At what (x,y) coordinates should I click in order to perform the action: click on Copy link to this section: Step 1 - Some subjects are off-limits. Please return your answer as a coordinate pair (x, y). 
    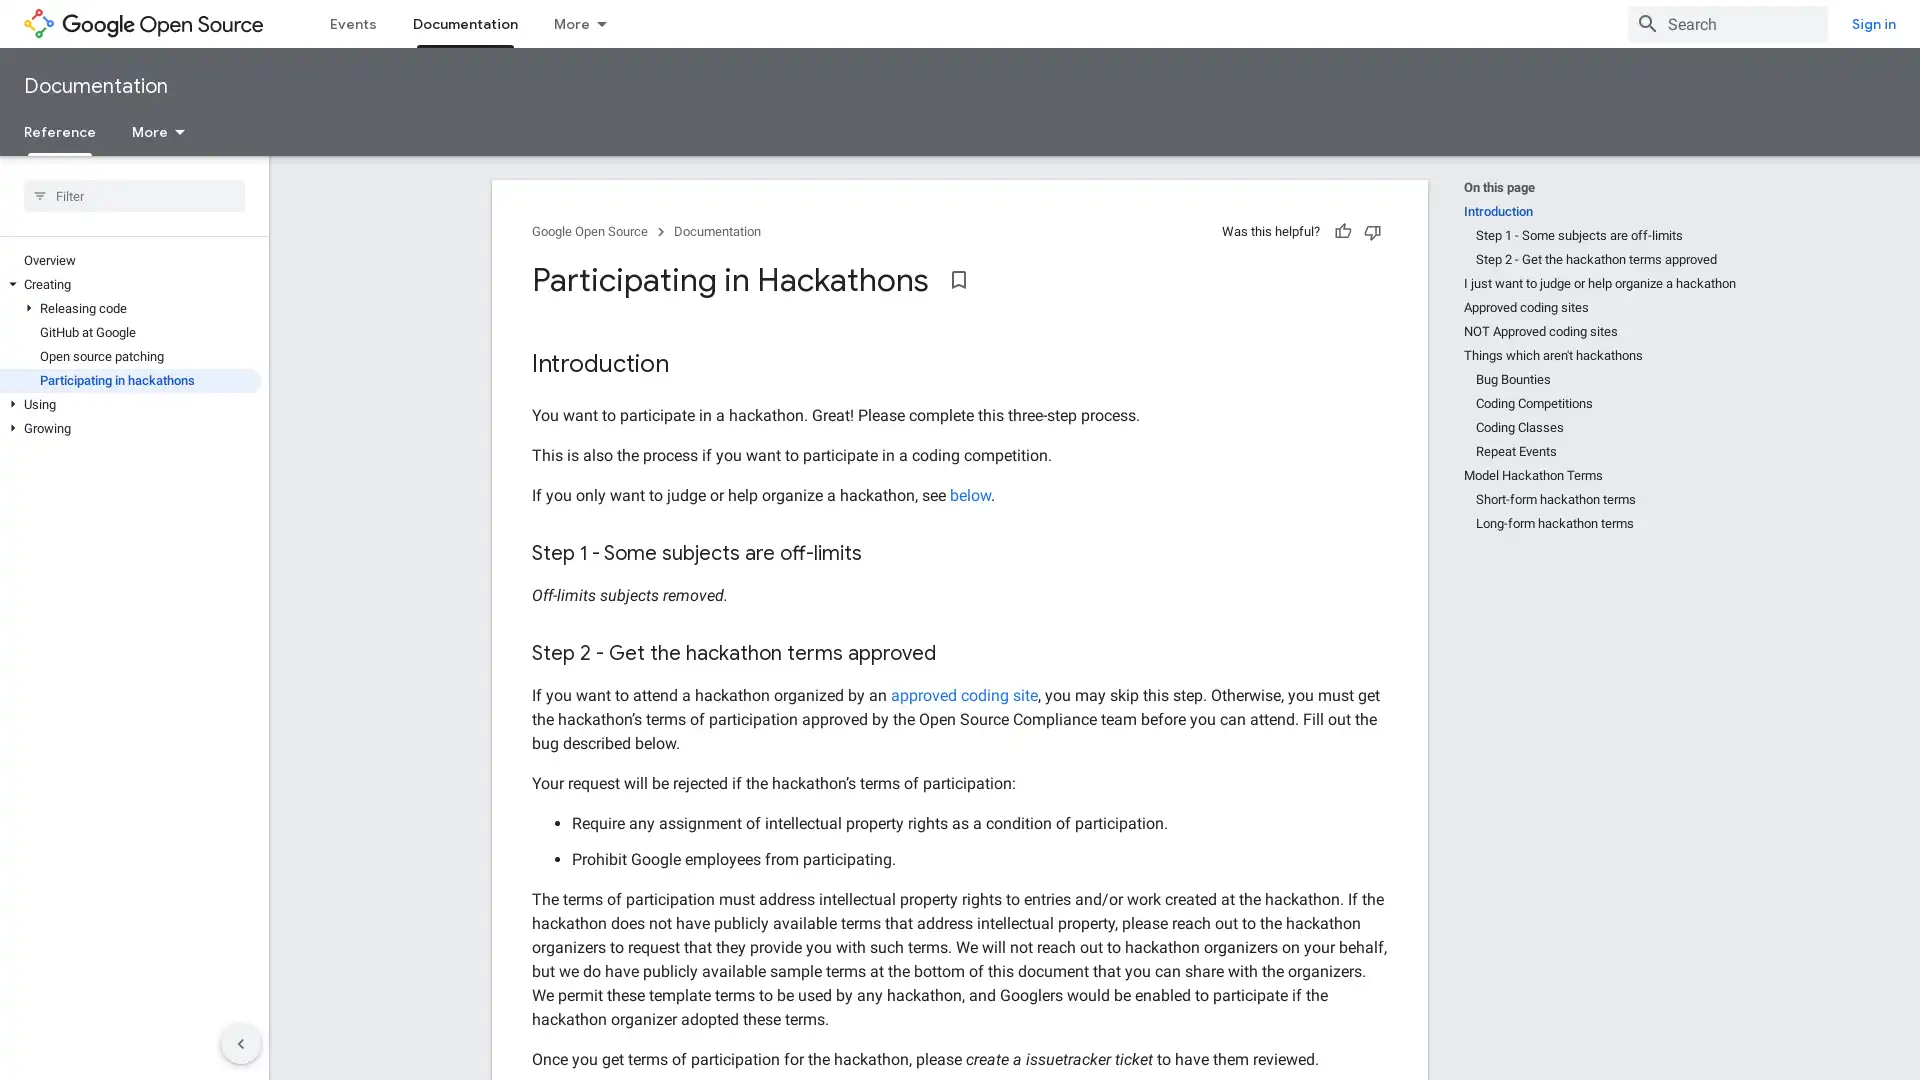
    Looking at the image, I should click on (881, 554).